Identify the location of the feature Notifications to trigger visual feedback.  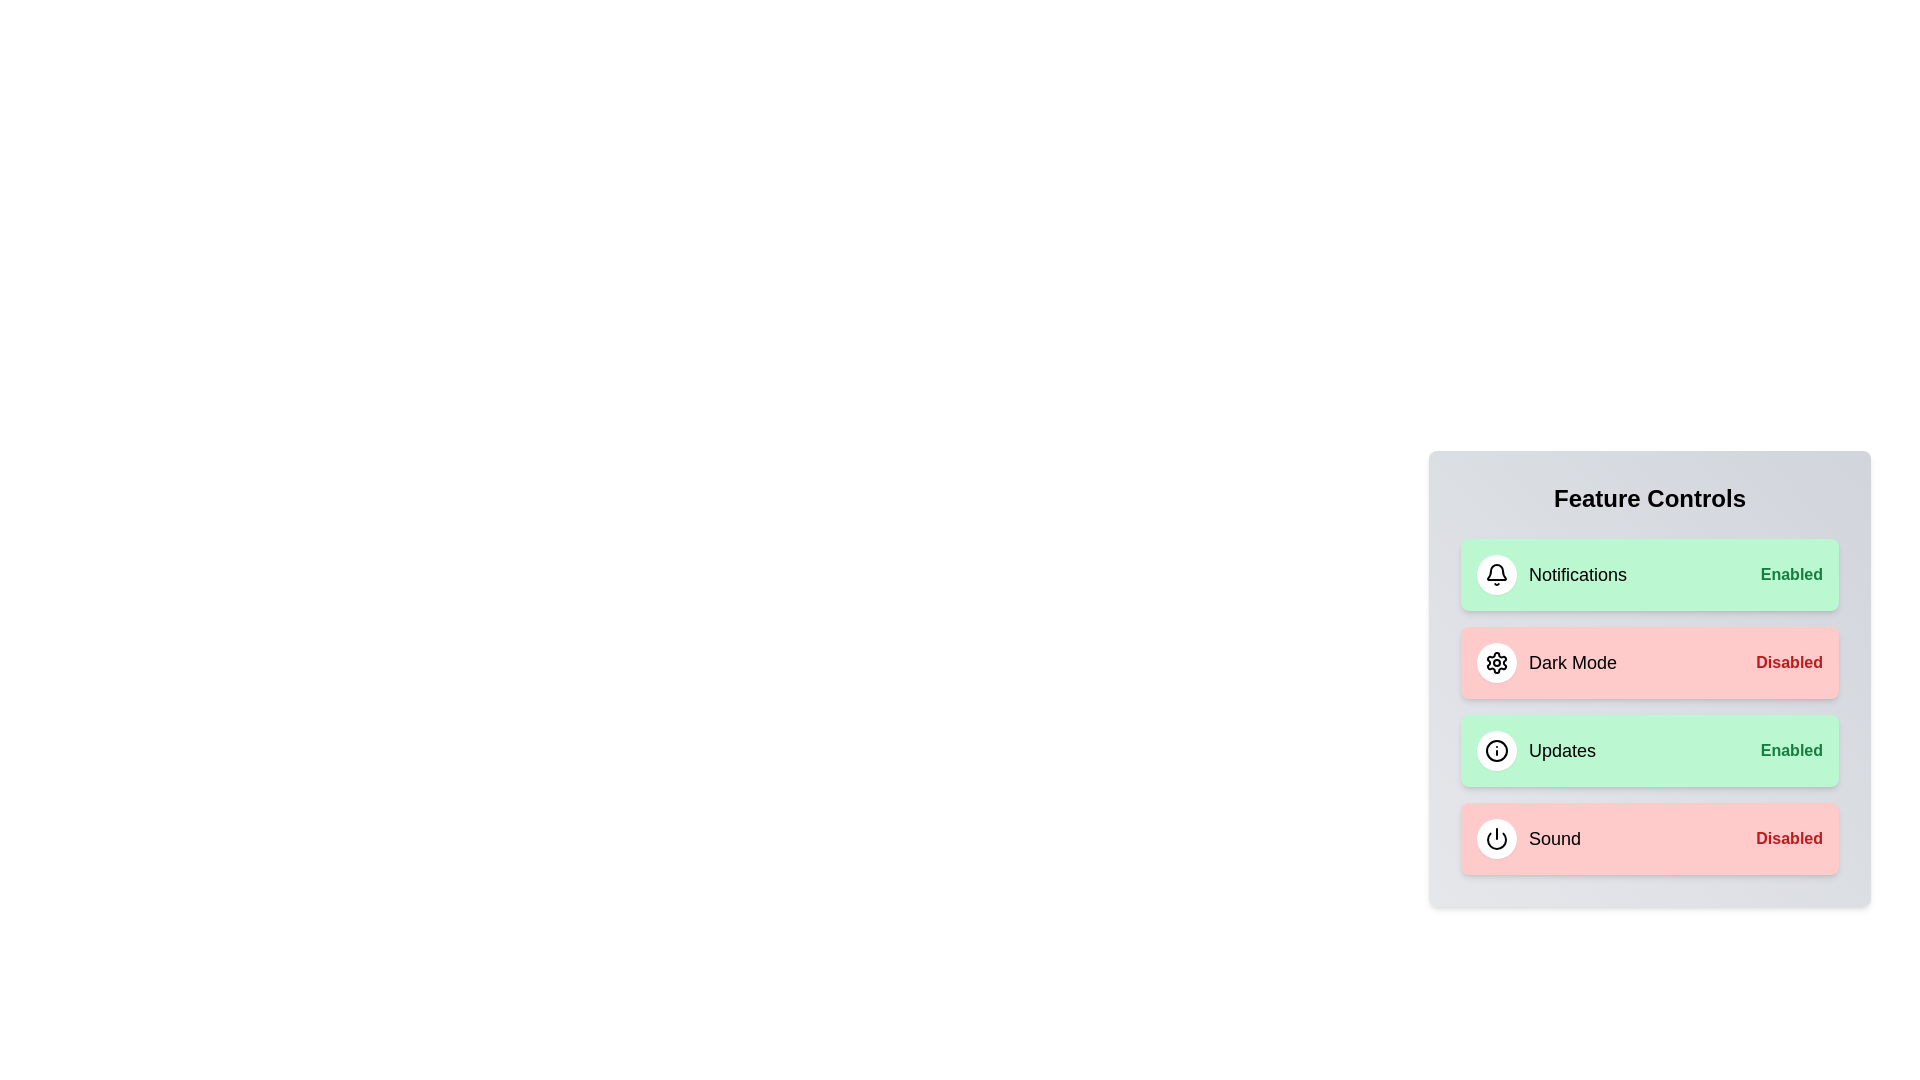
(1650, 574).